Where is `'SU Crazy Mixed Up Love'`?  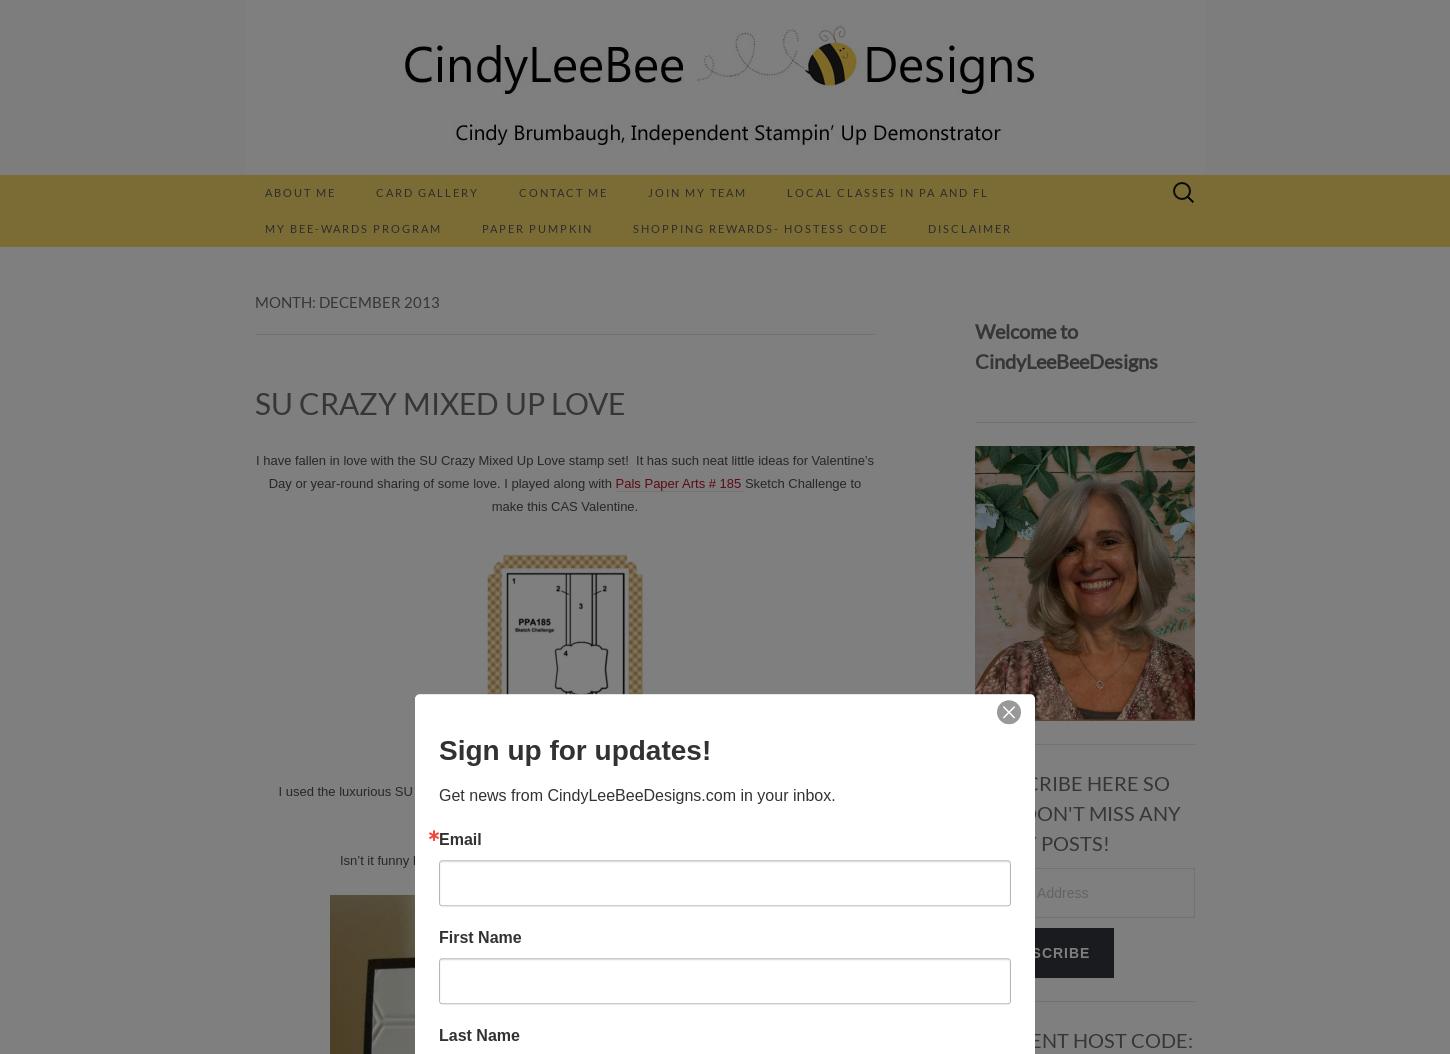 'SU Crazy Mixed Up Love' is located at coordinates (255, 402).